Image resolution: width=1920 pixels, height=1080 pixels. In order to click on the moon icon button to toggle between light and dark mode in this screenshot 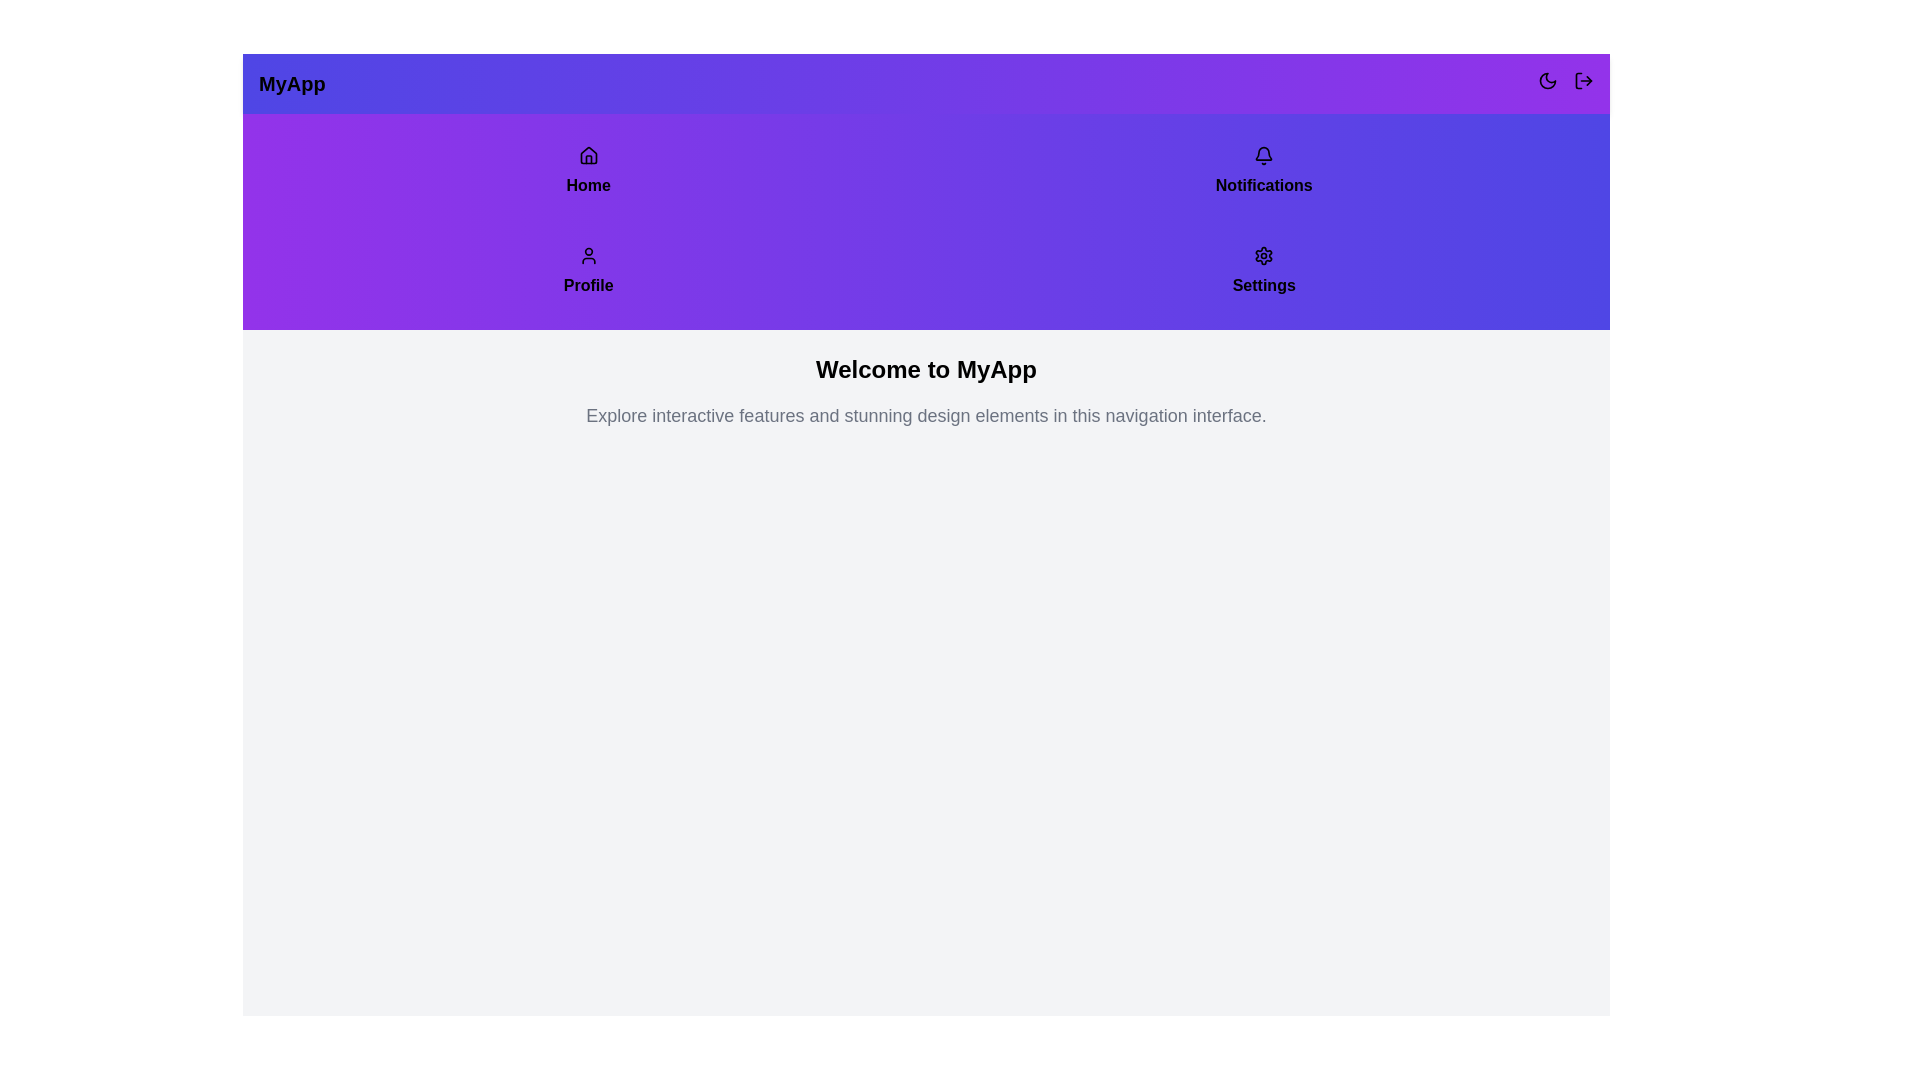, I will do `click(1547, 79)`.